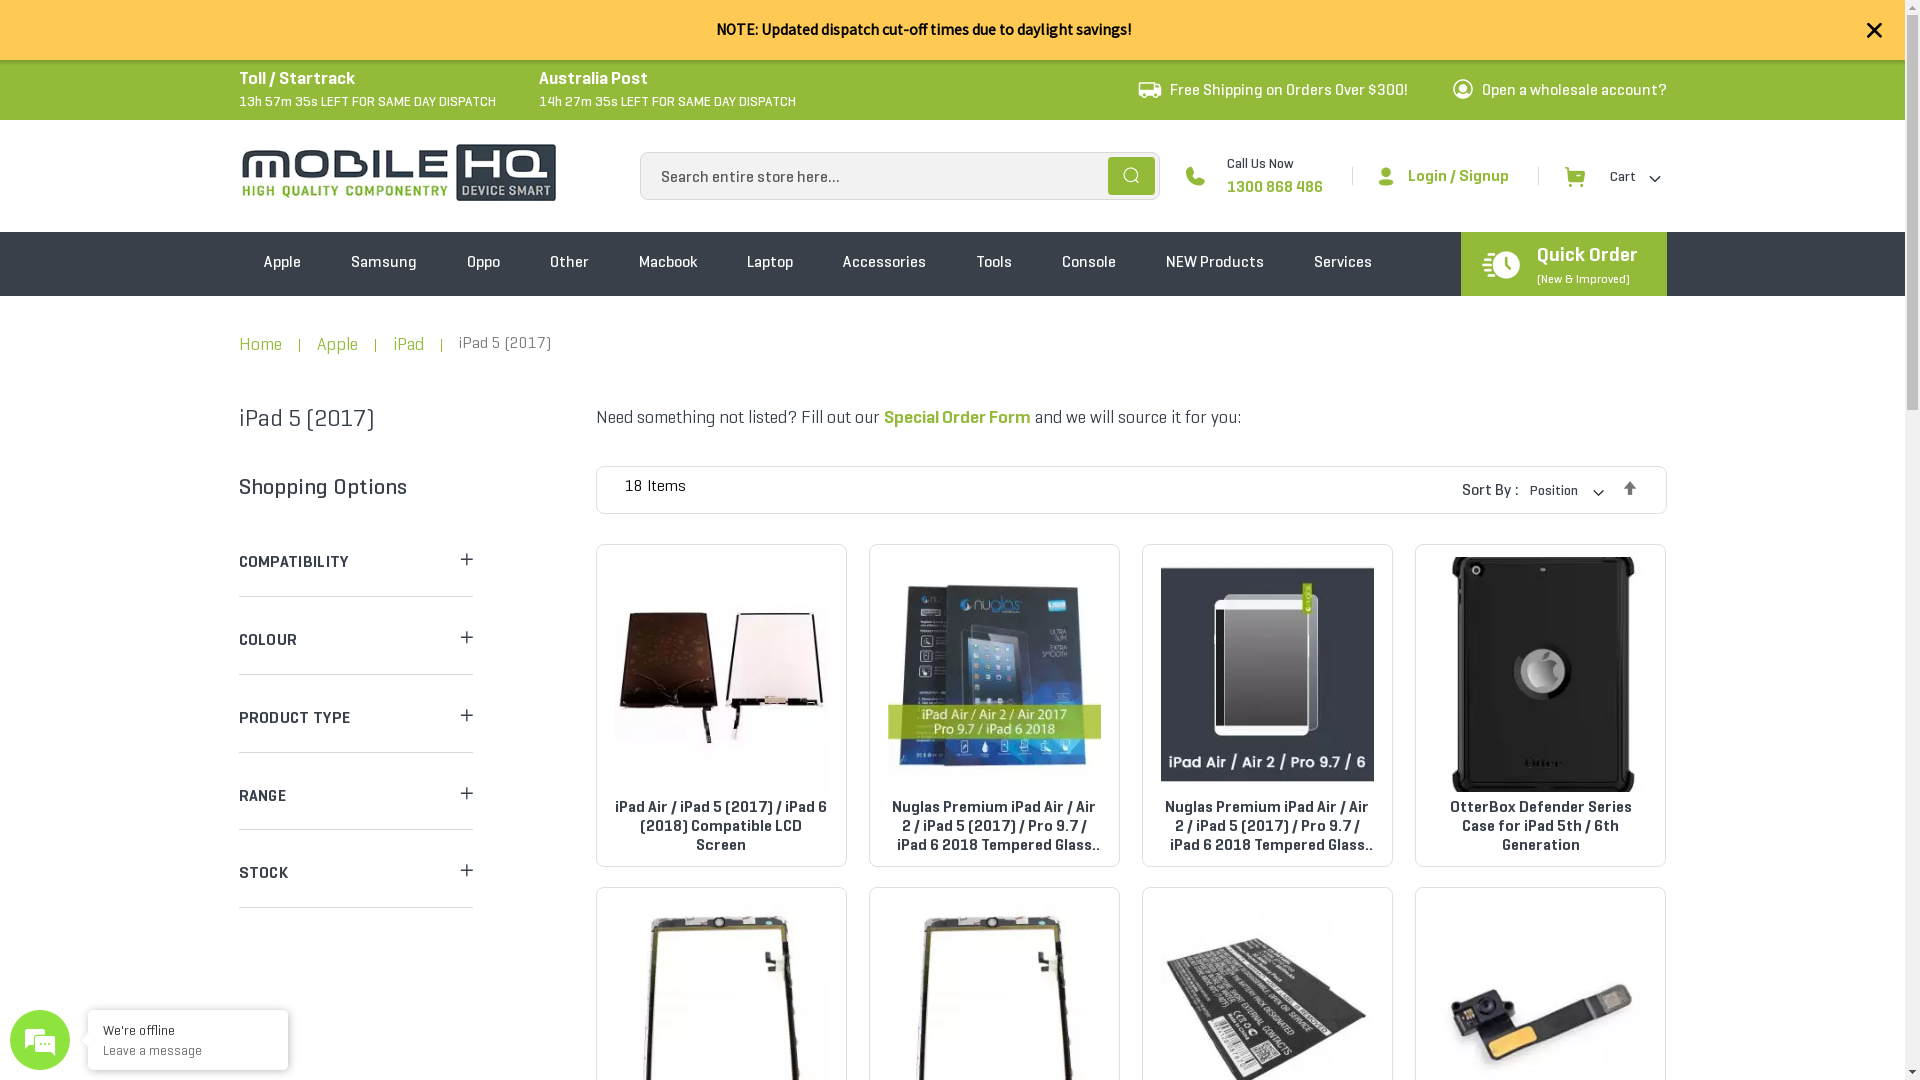 Image resolution: width=1920 pixels, height=1080 pixels. I want to click on 'Macbook', so click(667, 202).